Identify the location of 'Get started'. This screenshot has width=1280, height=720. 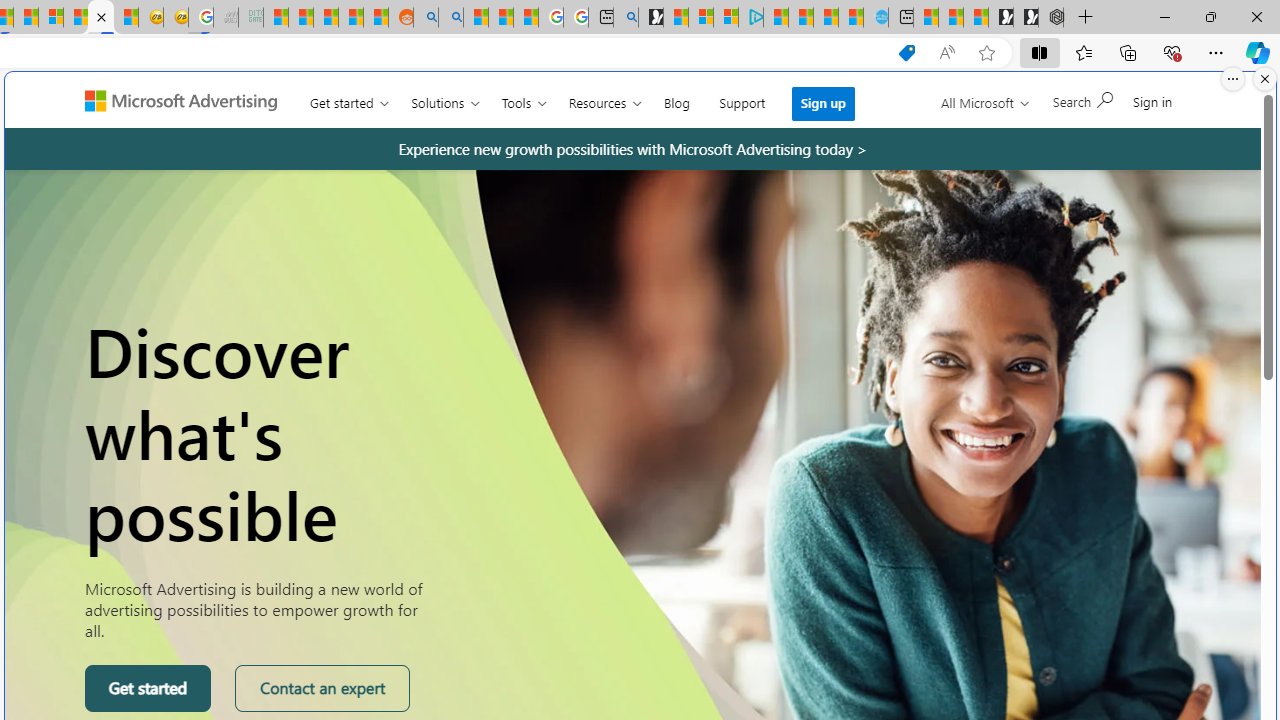
(147, 688).